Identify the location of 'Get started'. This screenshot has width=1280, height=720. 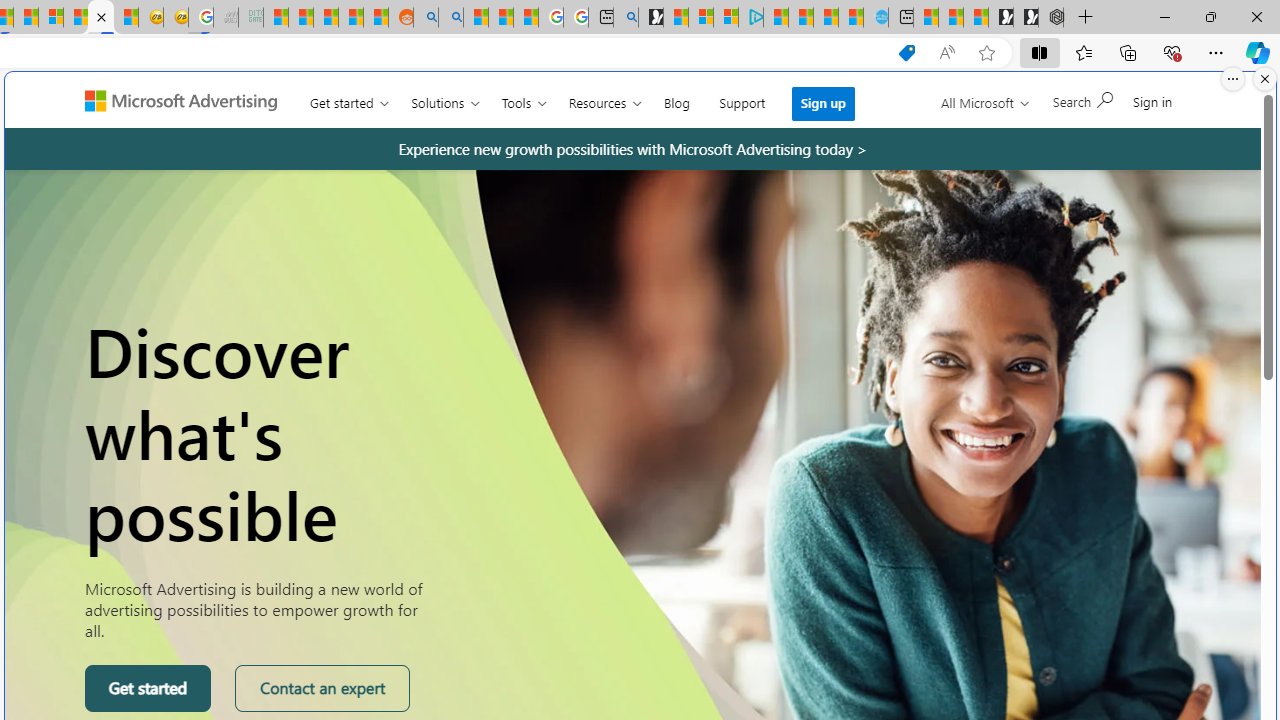
(147, 688).